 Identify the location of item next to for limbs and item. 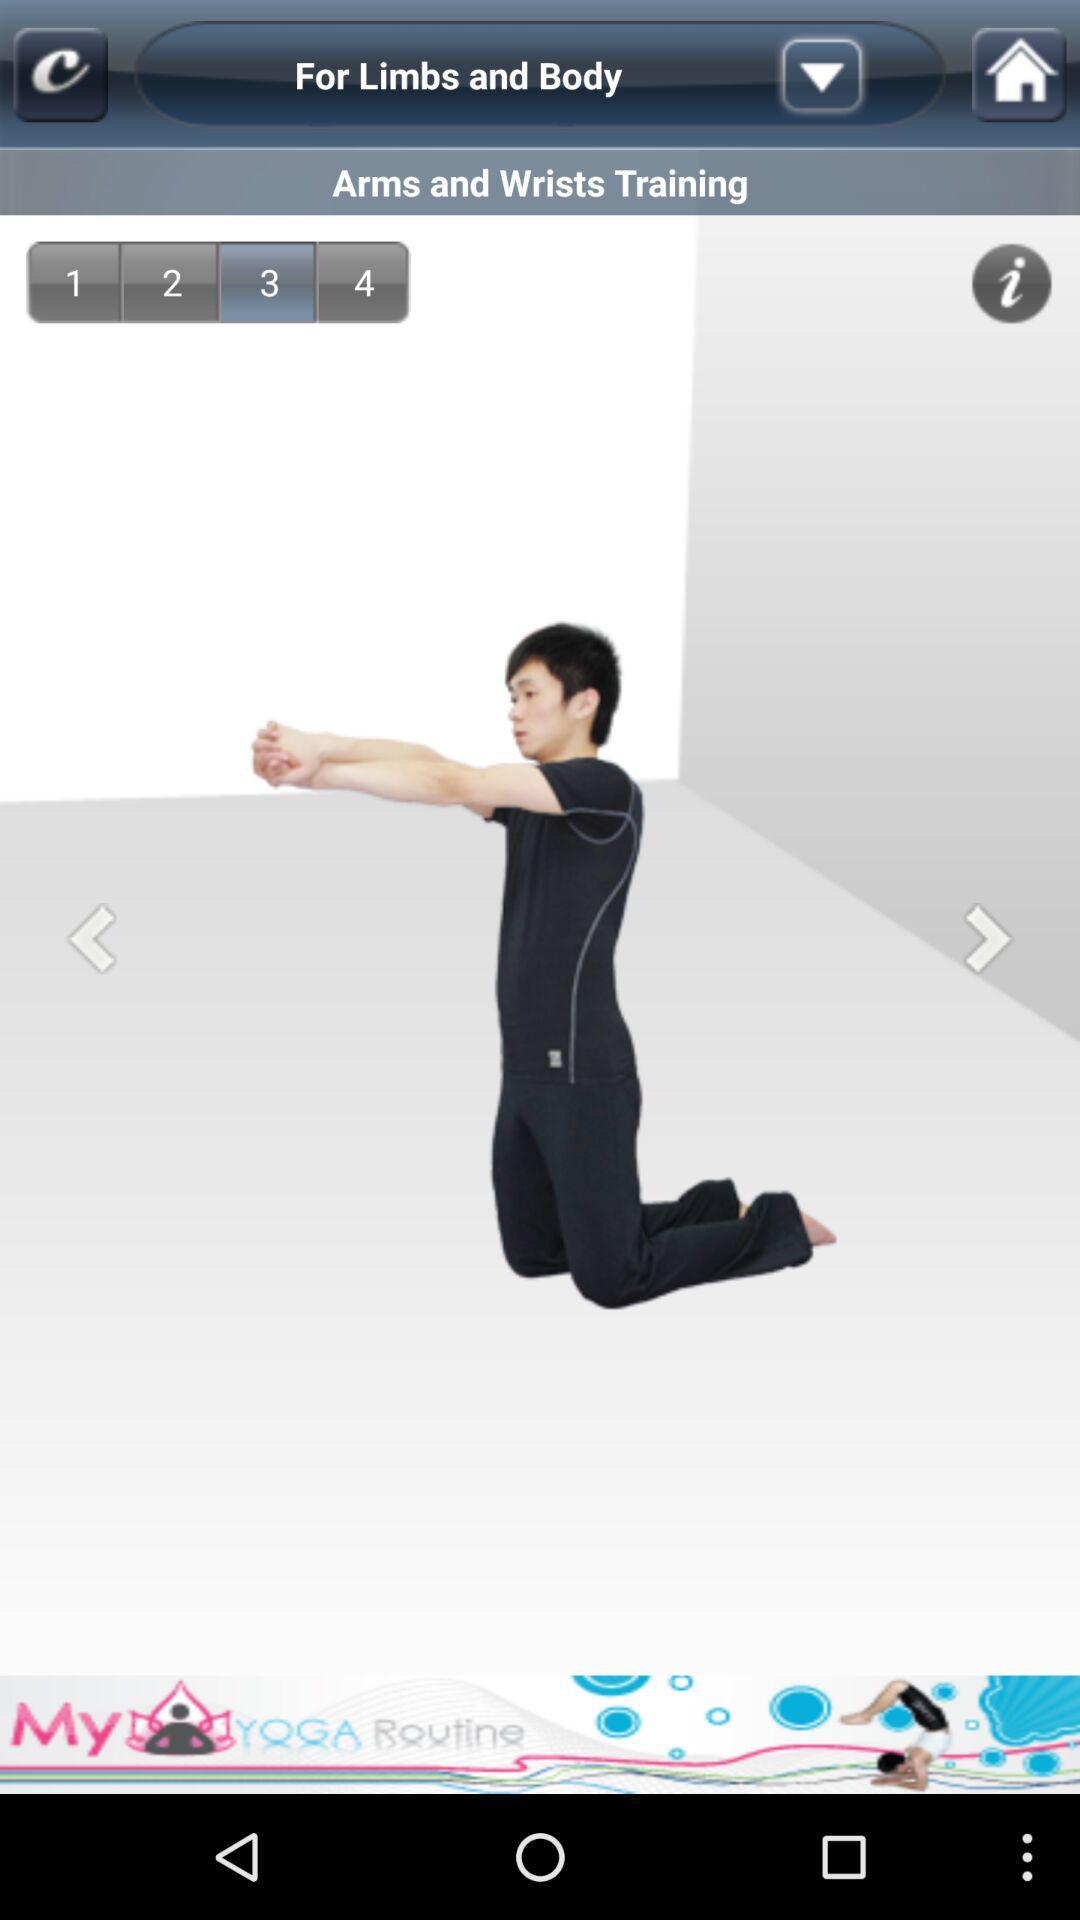
(853, 75).